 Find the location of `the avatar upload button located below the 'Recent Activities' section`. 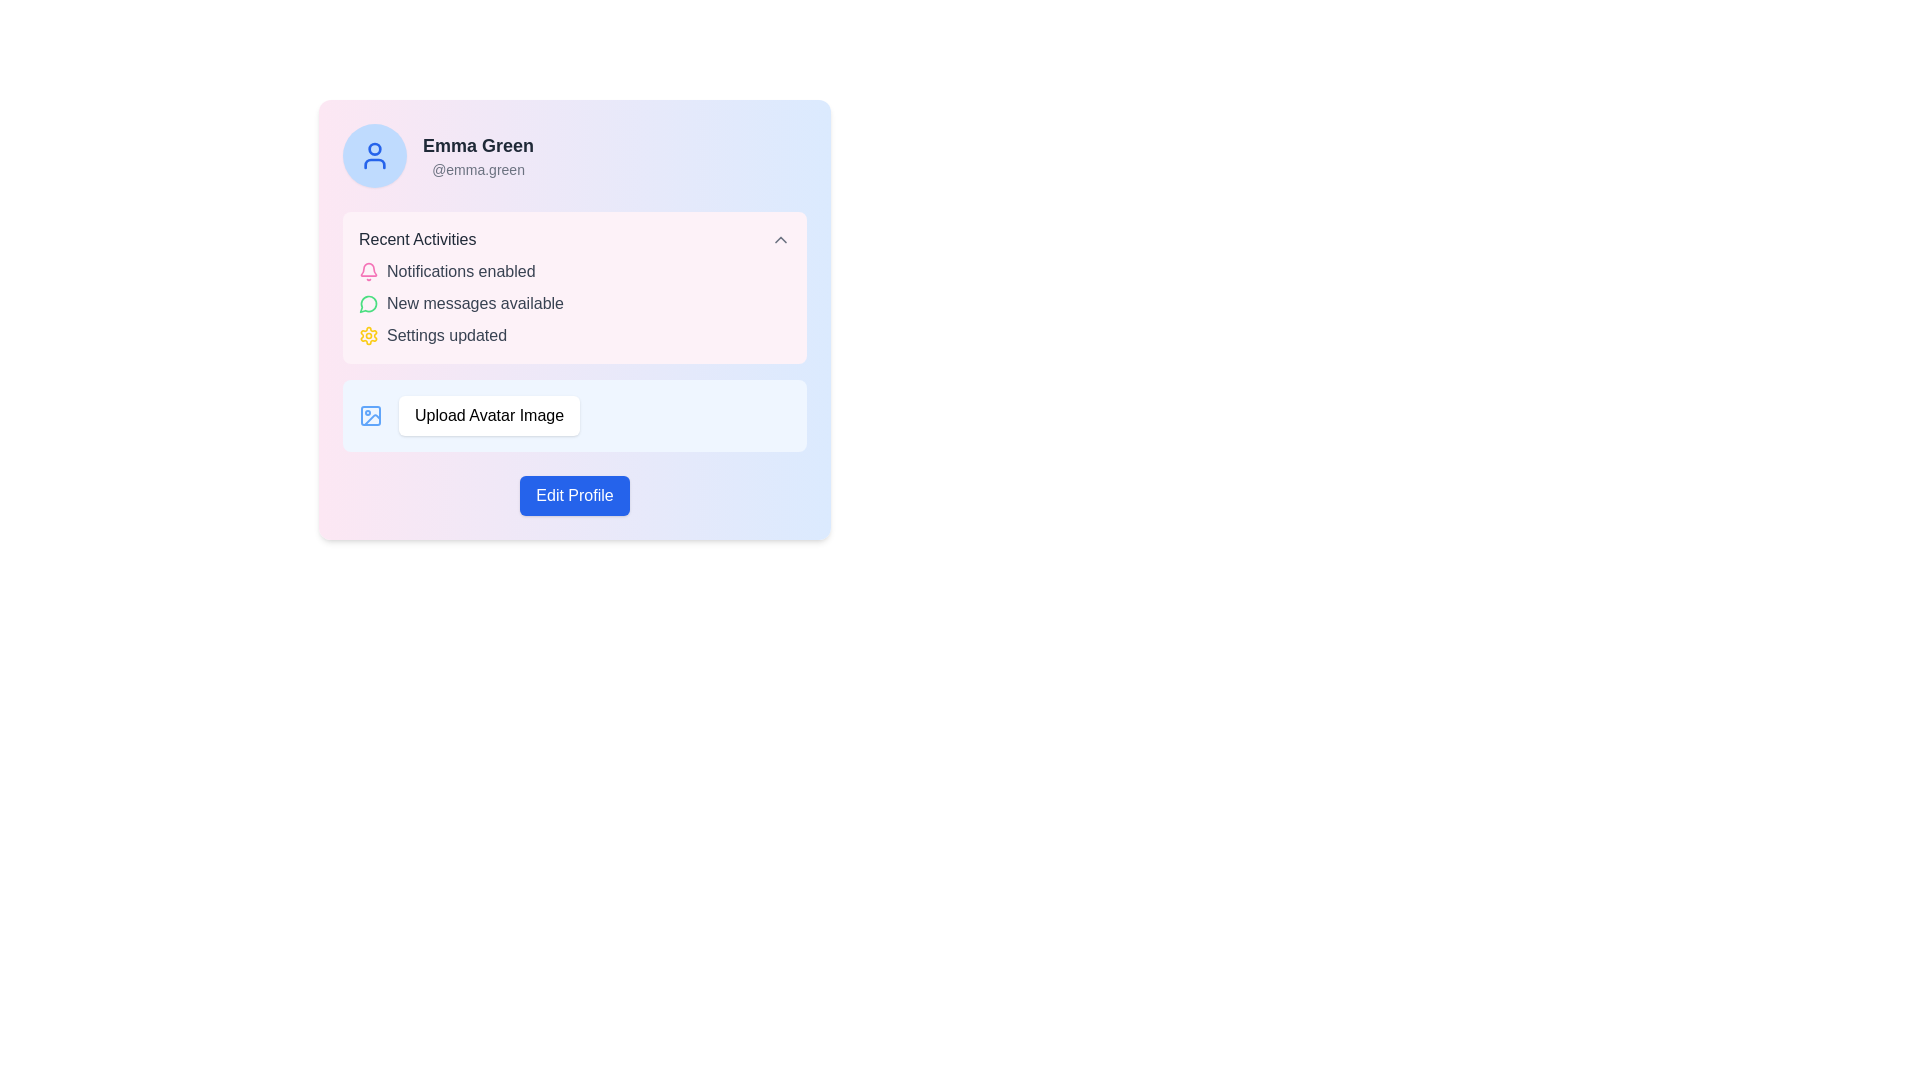

the avatar upload button located below the 'Recent Activities' section is located at coordinates (574, 415).